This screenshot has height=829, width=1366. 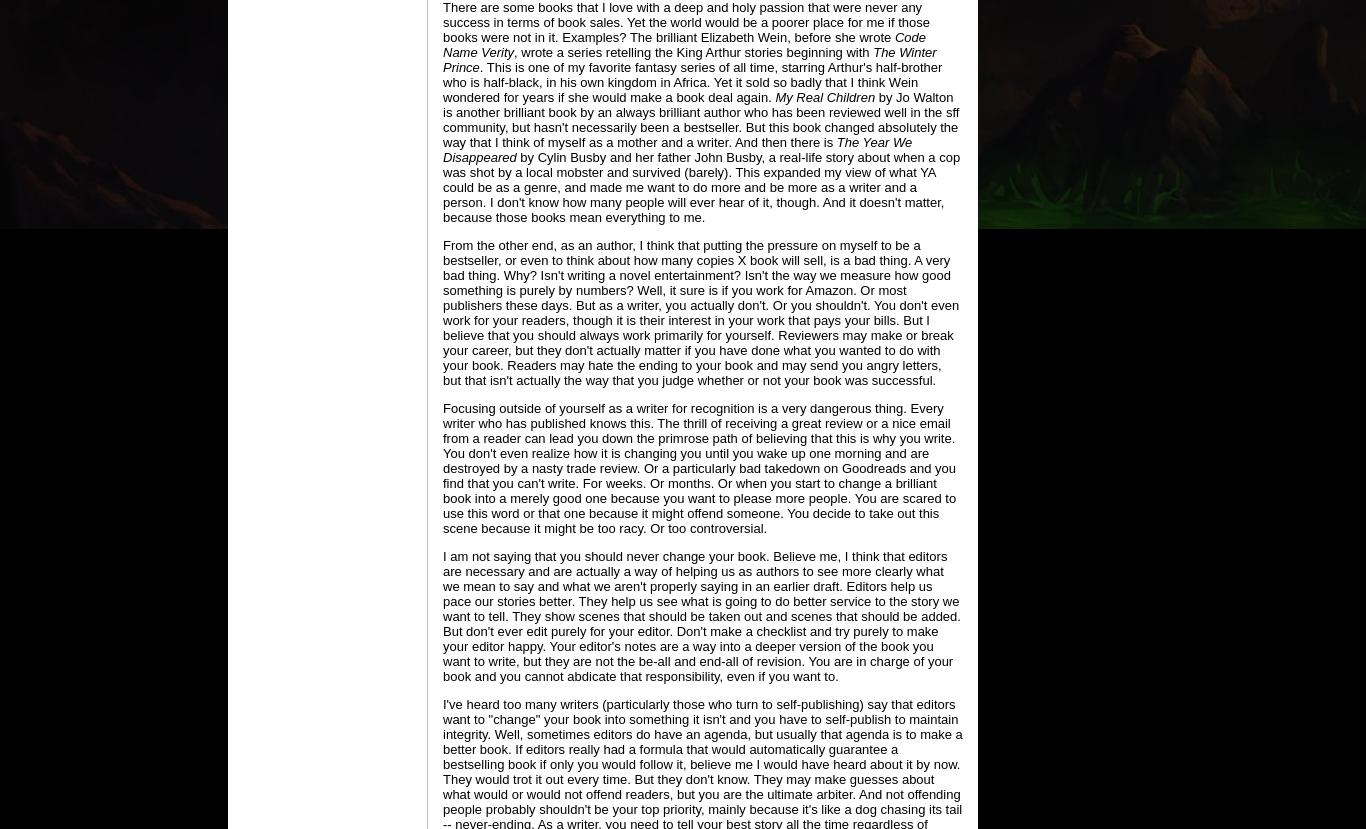 I want to click on '. This is one of my favorite fantasy series of all
time, starring Arthur's half-brother who is half-black, in his own kingdom in
Africa. Yet it sold so badly that I think Wein wondered for years if she would
make a book deal again.', so click(x=692, y=82).